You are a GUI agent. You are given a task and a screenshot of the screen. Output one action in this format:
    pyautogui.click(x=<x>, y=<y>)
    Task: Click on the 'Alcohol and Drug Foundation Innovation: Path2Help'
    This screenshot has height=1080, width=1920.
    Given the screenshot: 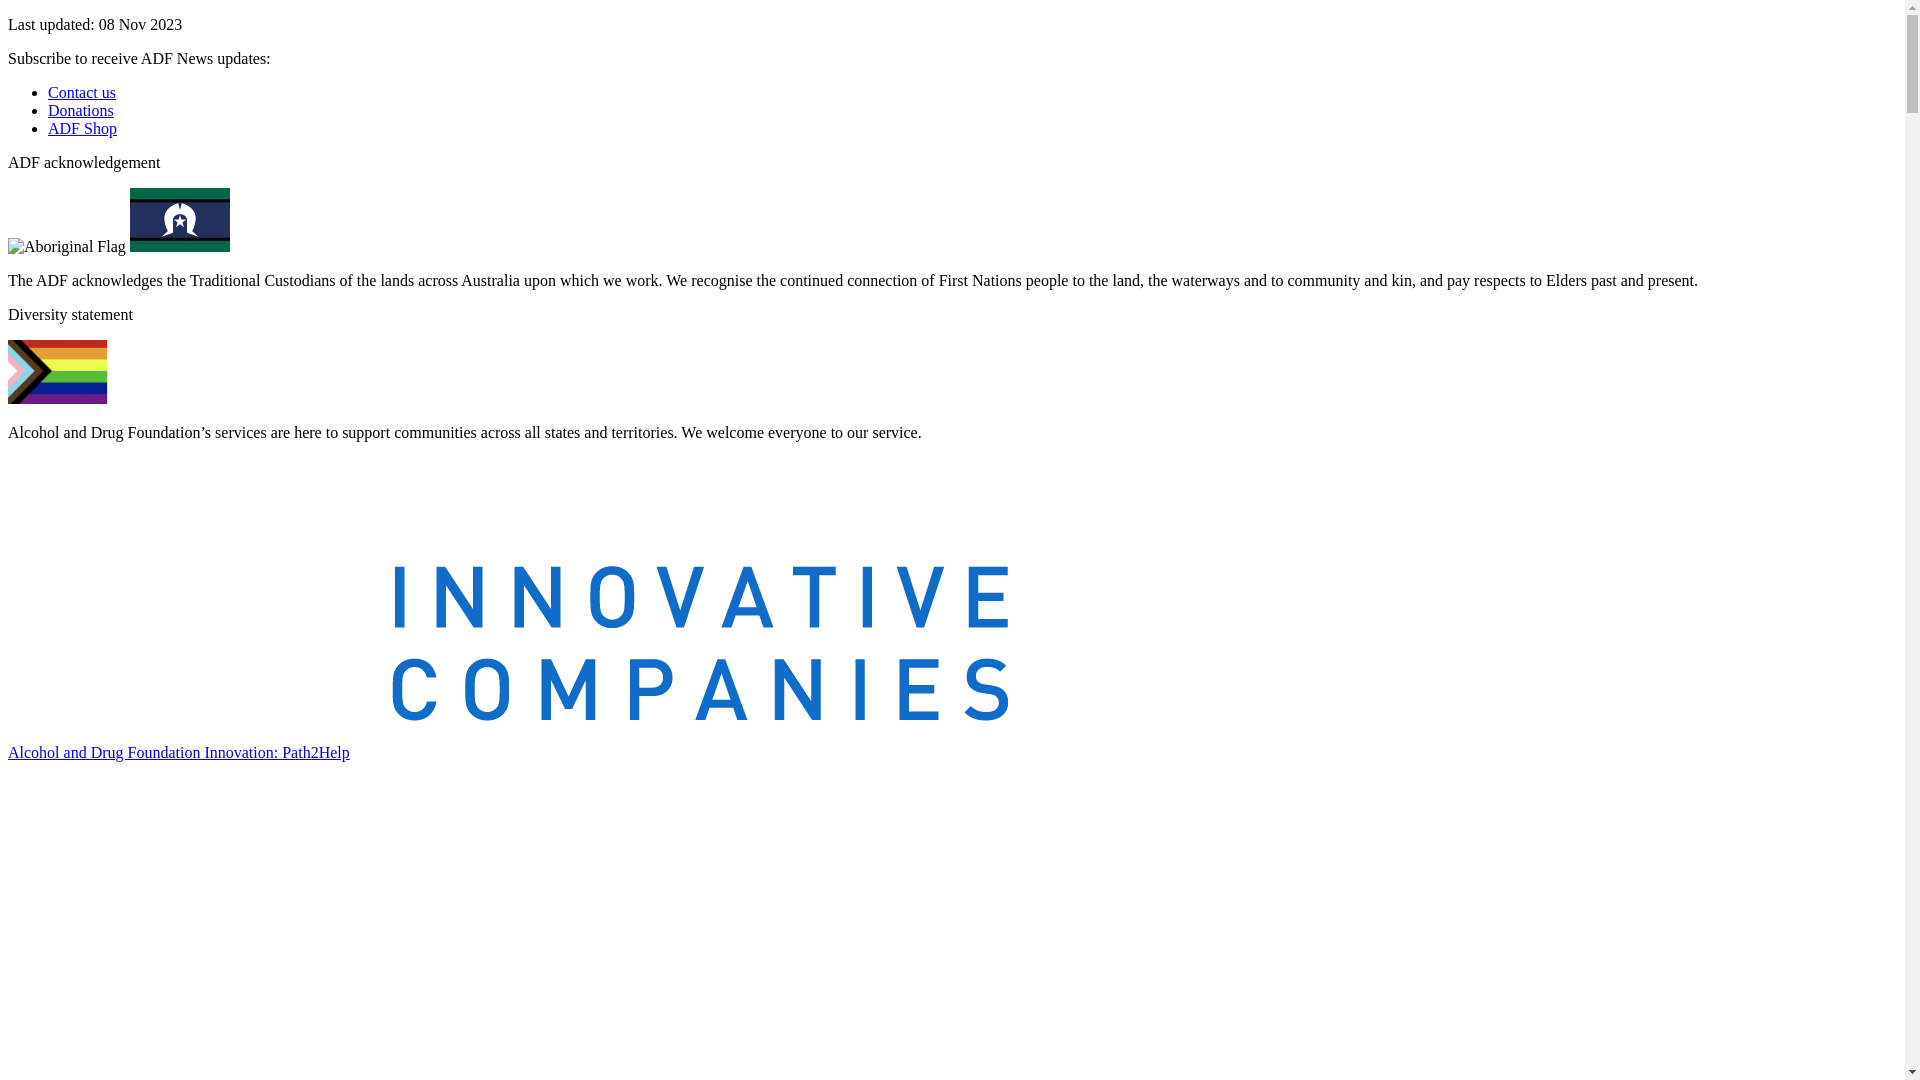 What is the action you would take?
    pyautogui.click(x=178, y=752)
    